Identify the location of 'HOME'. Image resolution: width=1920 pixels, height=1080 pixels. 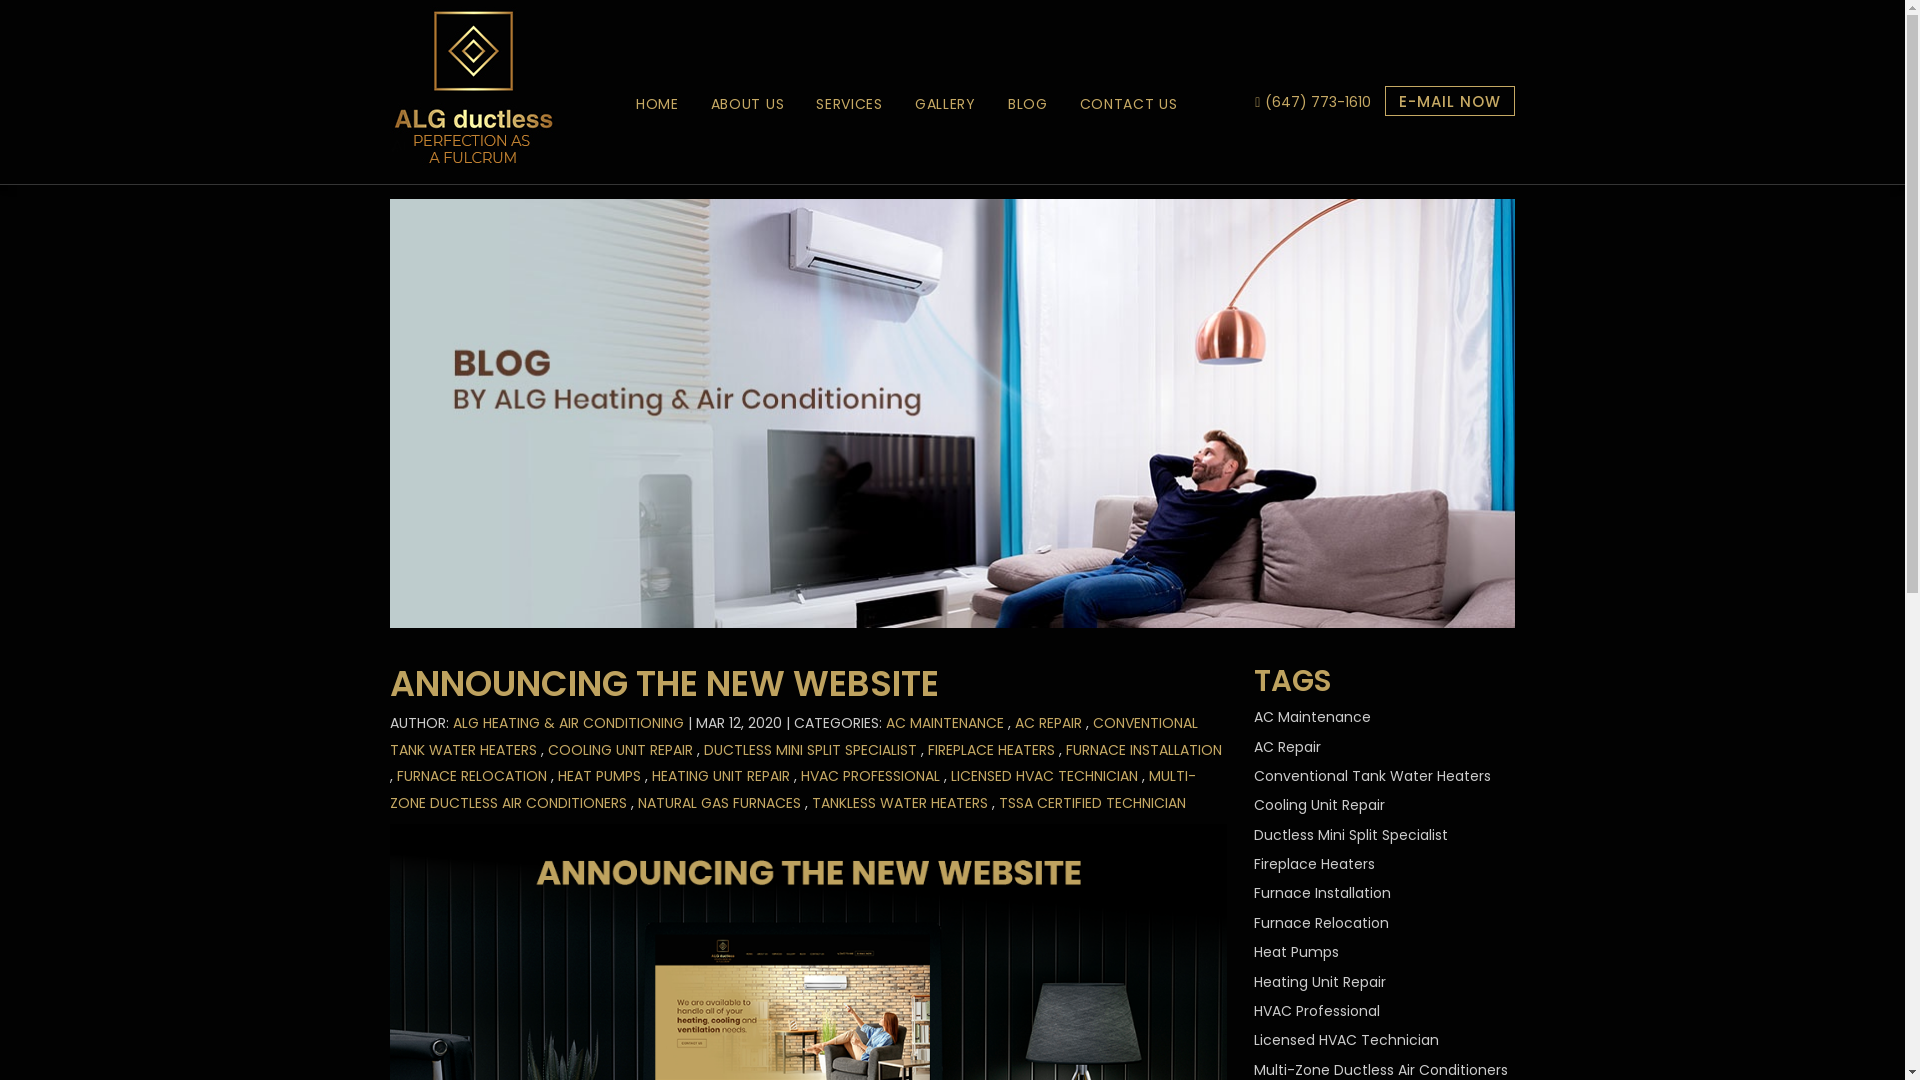
(657, 104).